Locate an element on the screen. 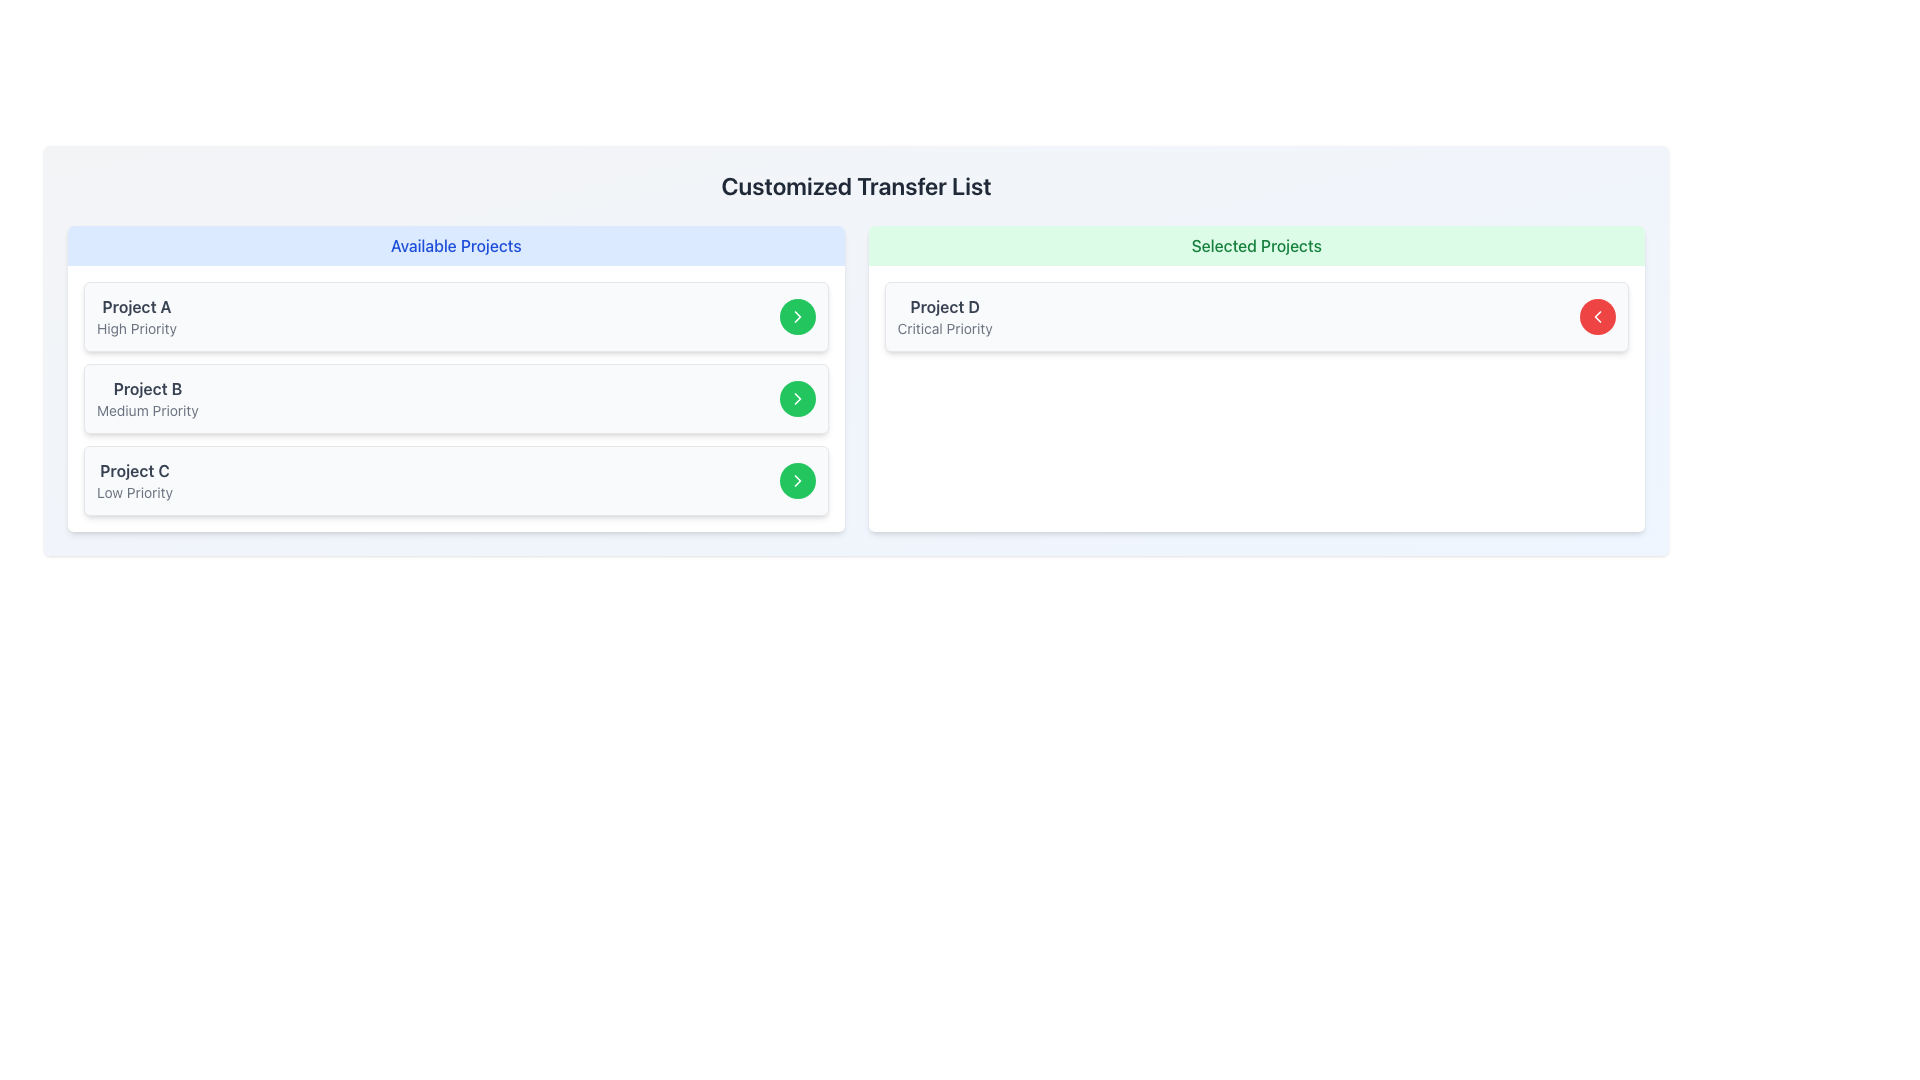  the Static Text Label displaying 'Project A' which is bold and dark gray, located under 'Available Projects' and above 'High Priority' is located at coordinates (136, 307).